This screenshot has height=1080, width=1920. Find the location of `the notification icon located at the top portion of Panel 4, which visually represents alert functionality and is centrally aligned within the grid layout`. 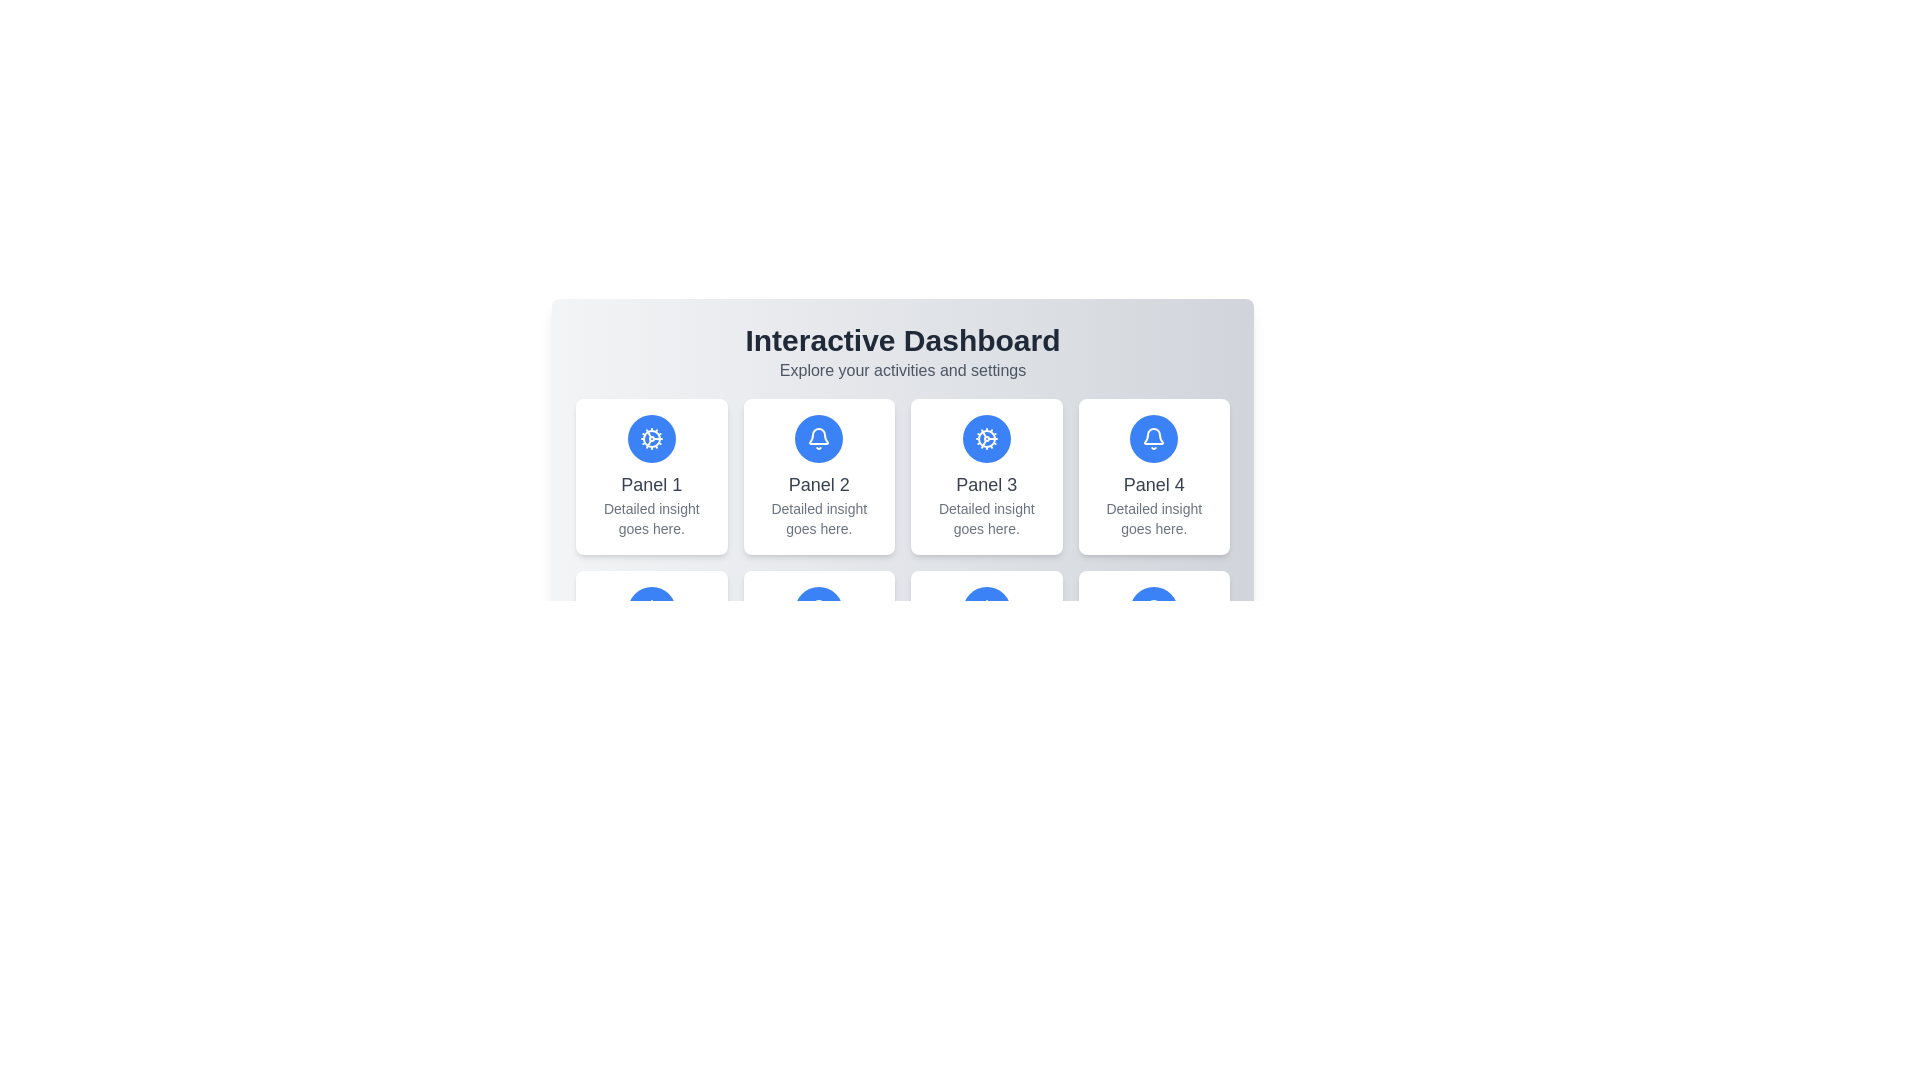

the notification icon located at the top portion of Panel 4, which visually represents alert functionality and is centrally aligned within the grid layout is located at coordinates (1154, 438).